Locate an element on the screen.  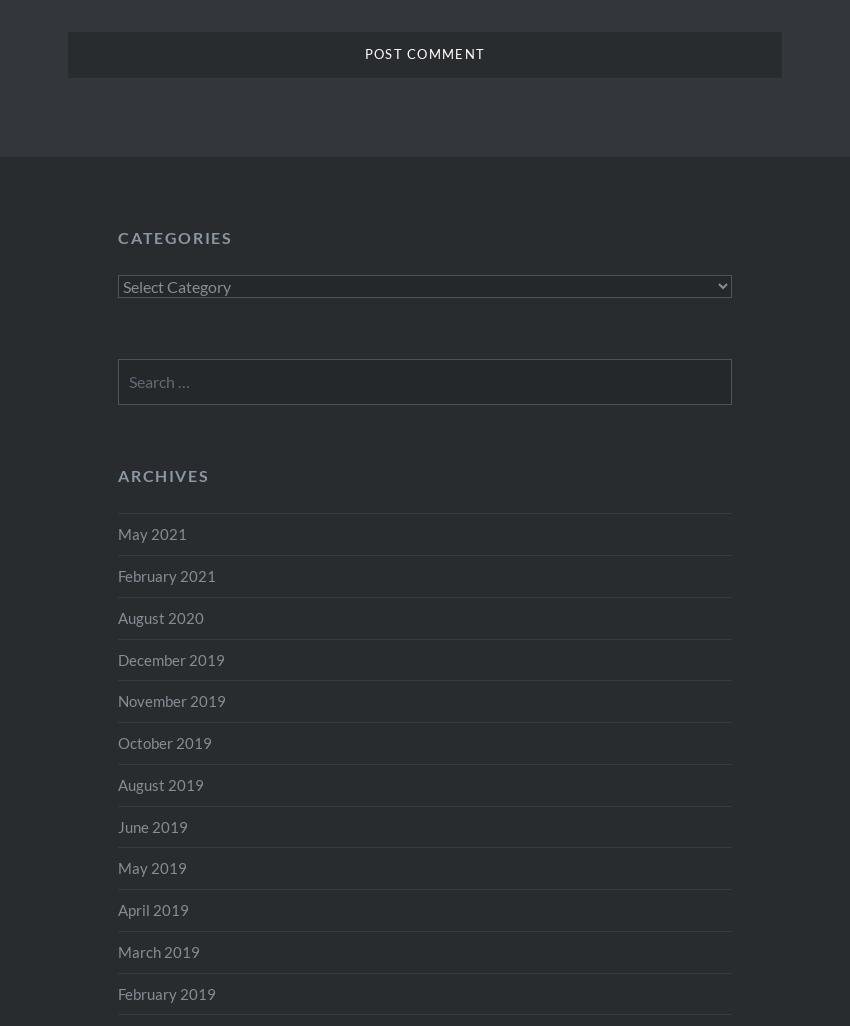
'August 2019' is located at coordinates (160, 782).